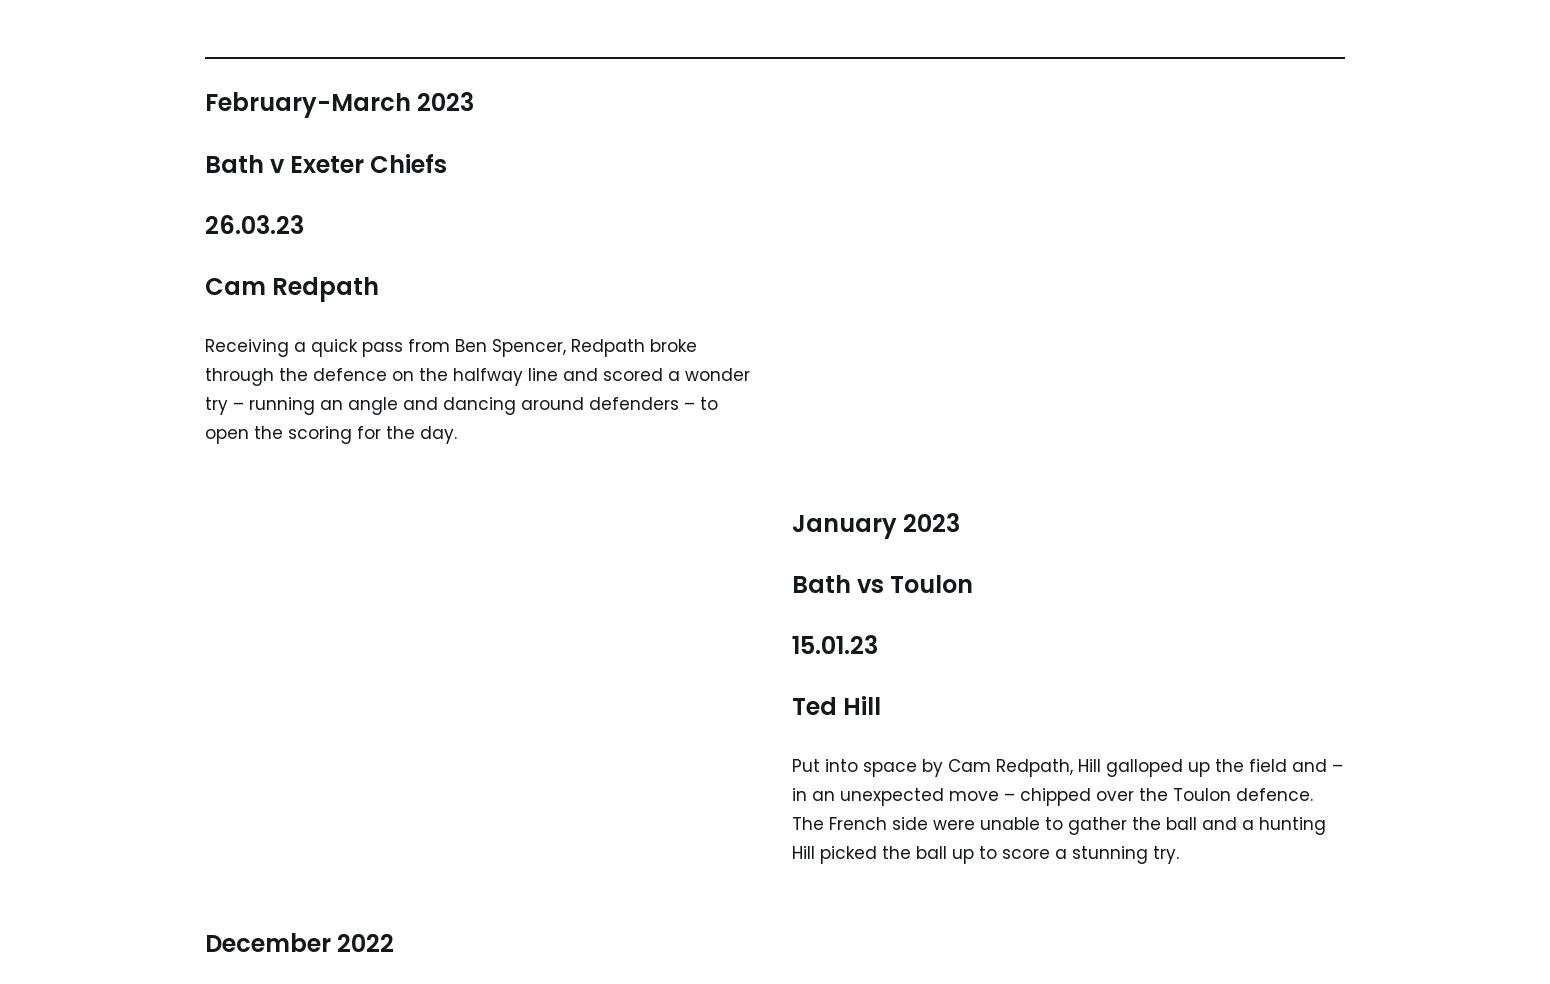 This screenshot has height=984, width=1550. What do you see at coordinates (791, 644) in the screenshot?
I see `'15.01.23'` at bounding box center [791, 644].